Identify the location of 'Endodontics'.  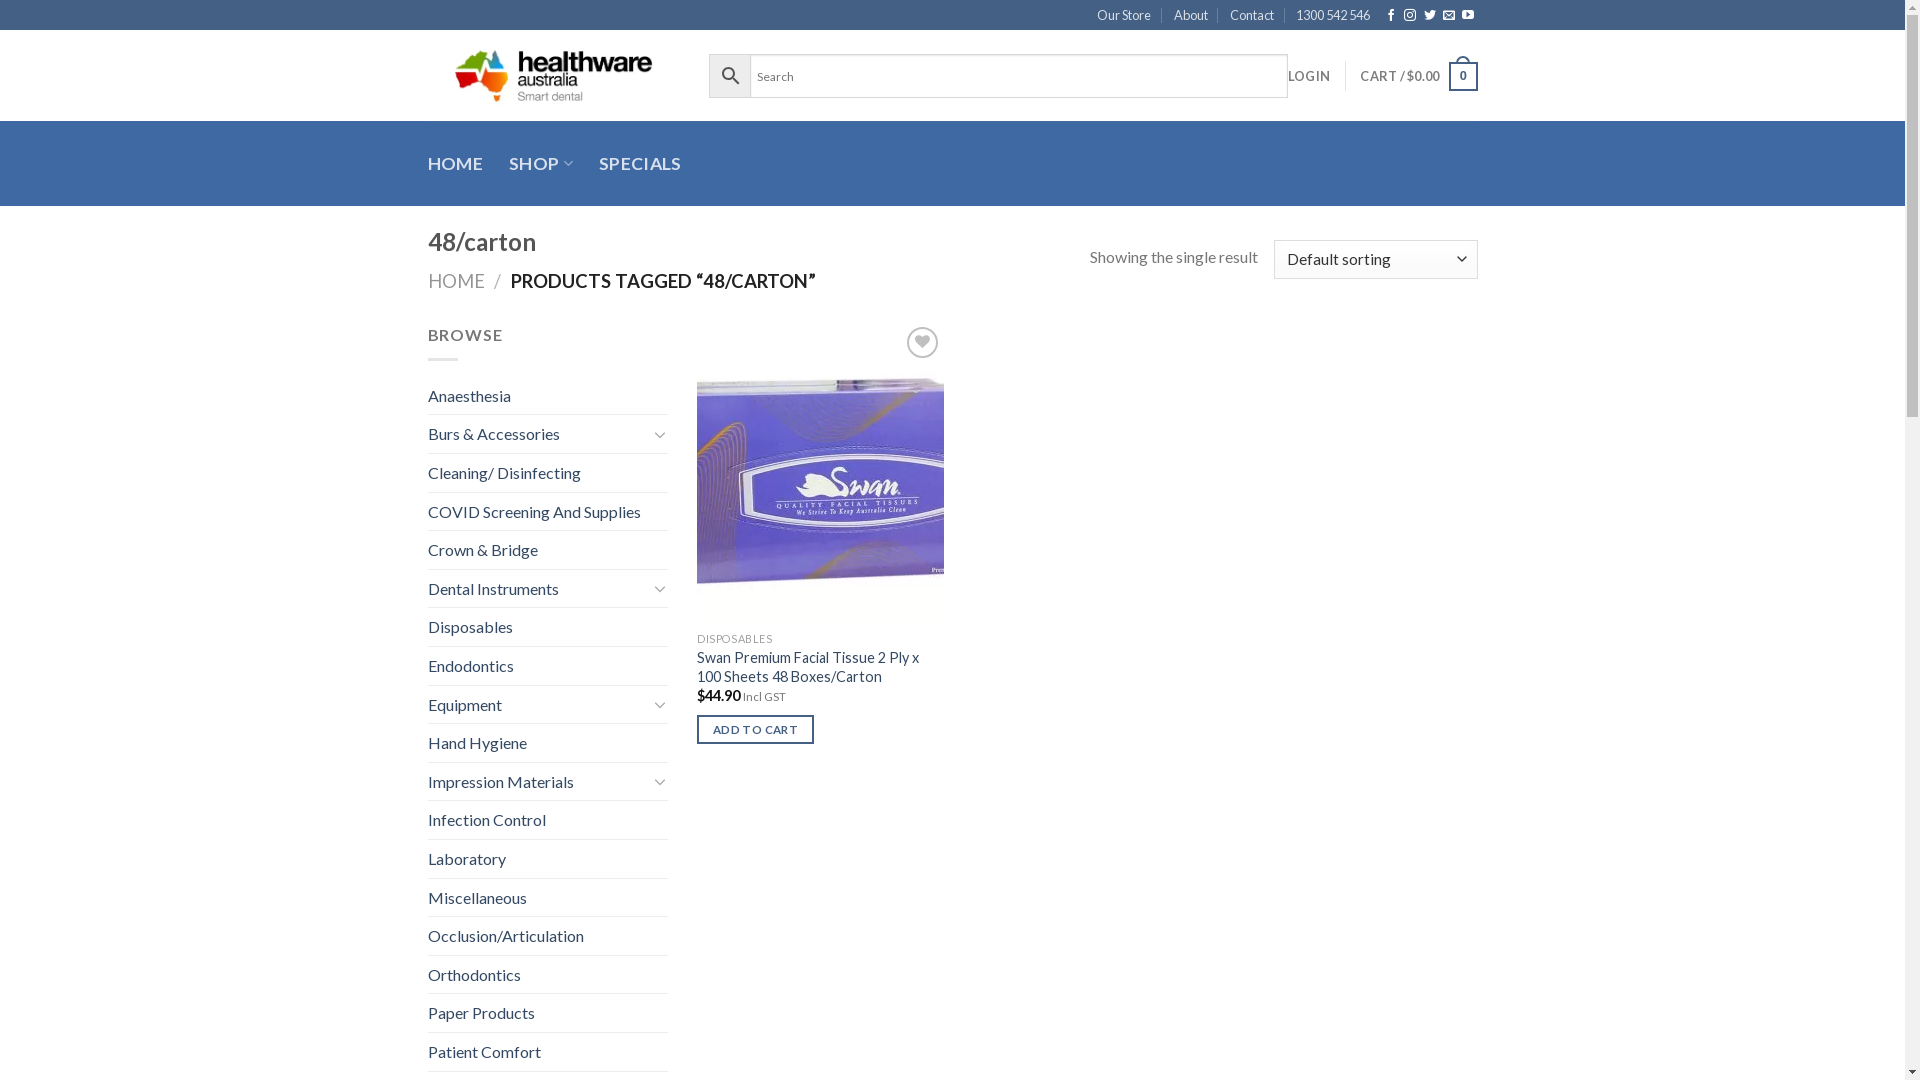
(426, 666).